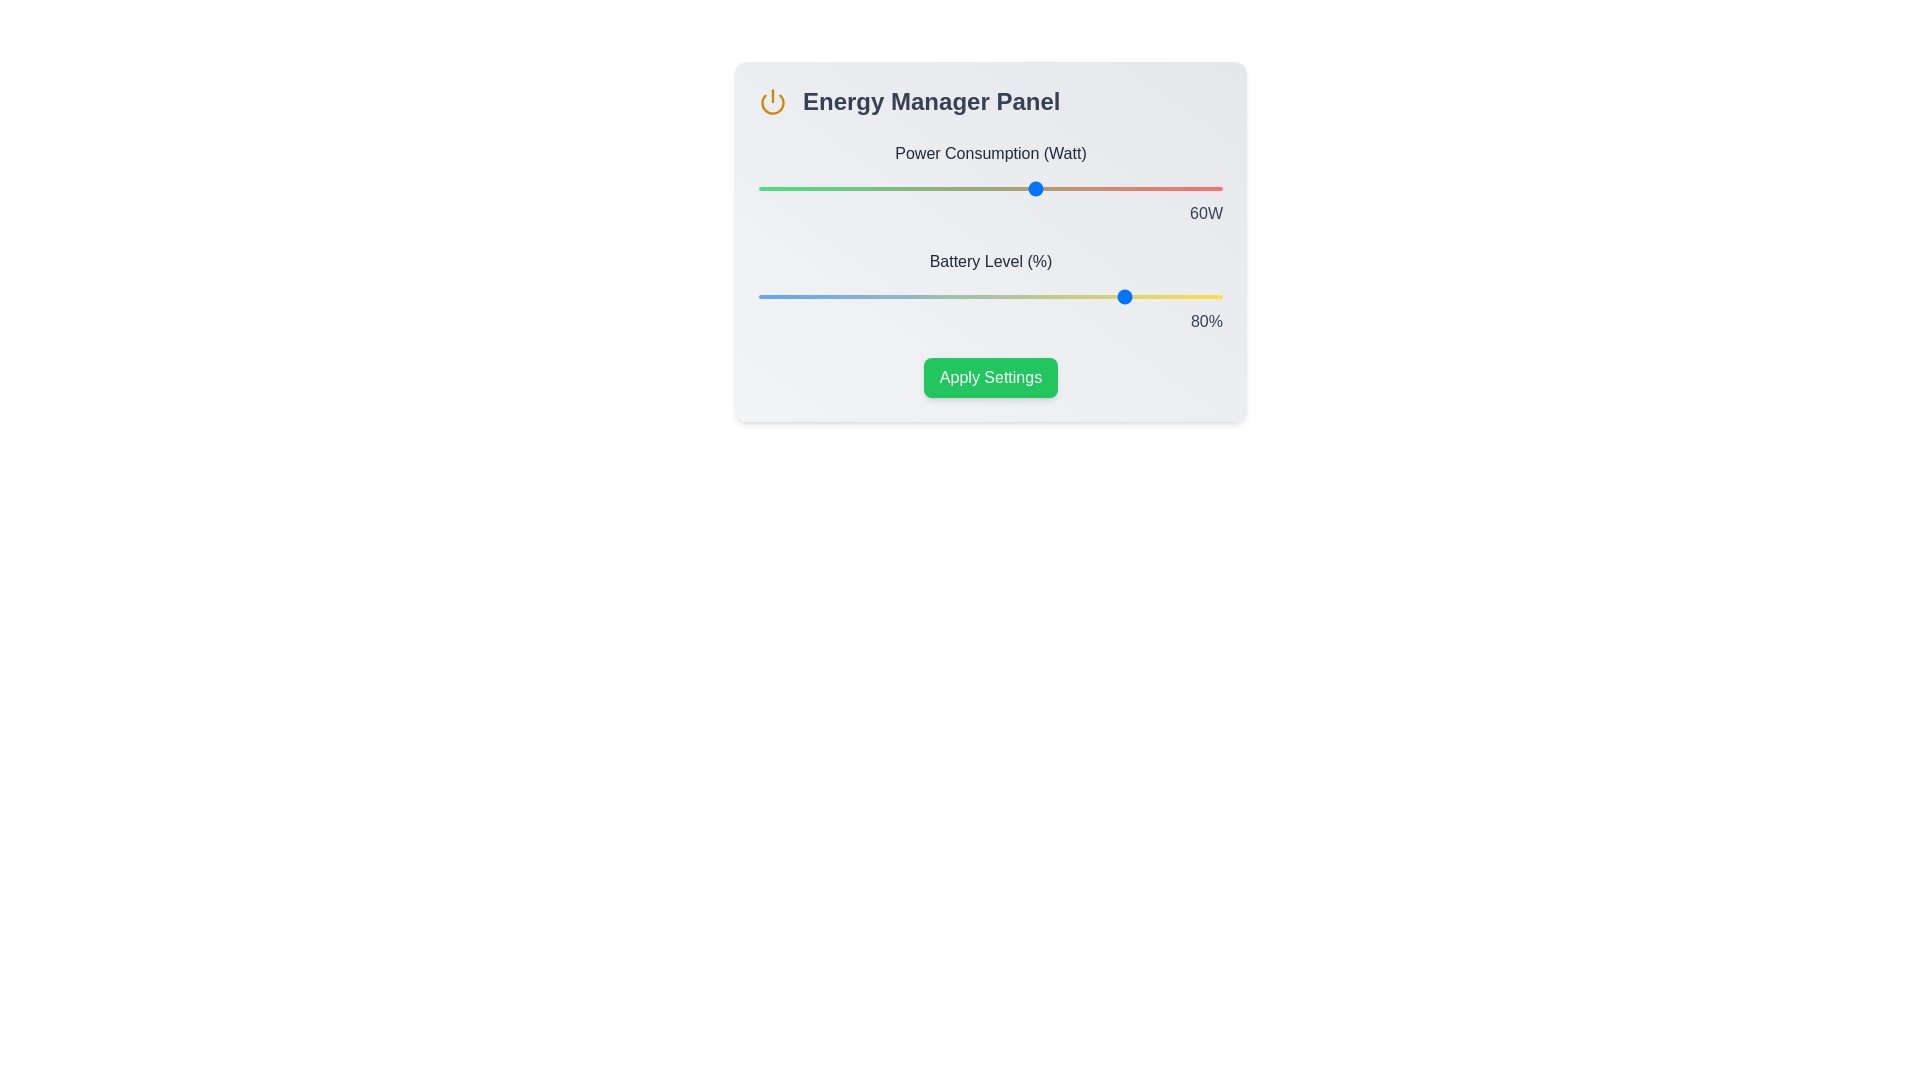  Describe the element at coordinates (1009, 189) in the screenshot. I see `the power consumption slider to 54 percent` at that location.